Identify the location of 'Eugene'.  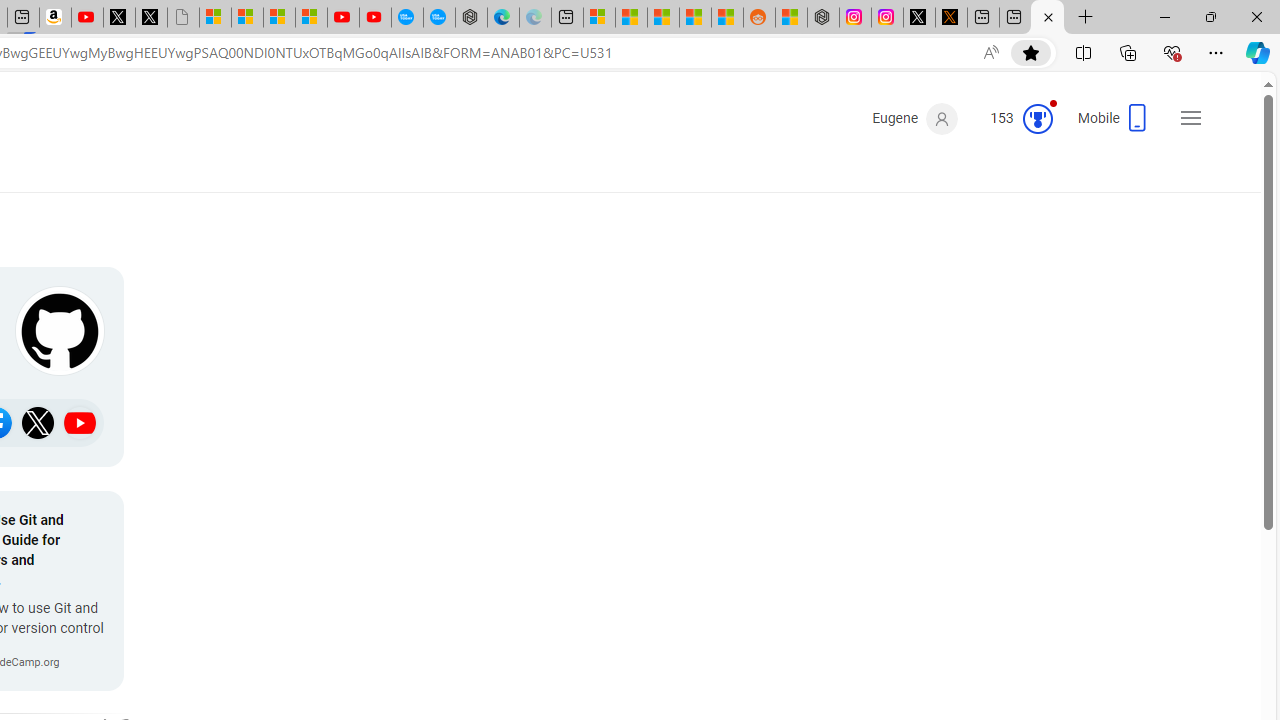
(914, 119).